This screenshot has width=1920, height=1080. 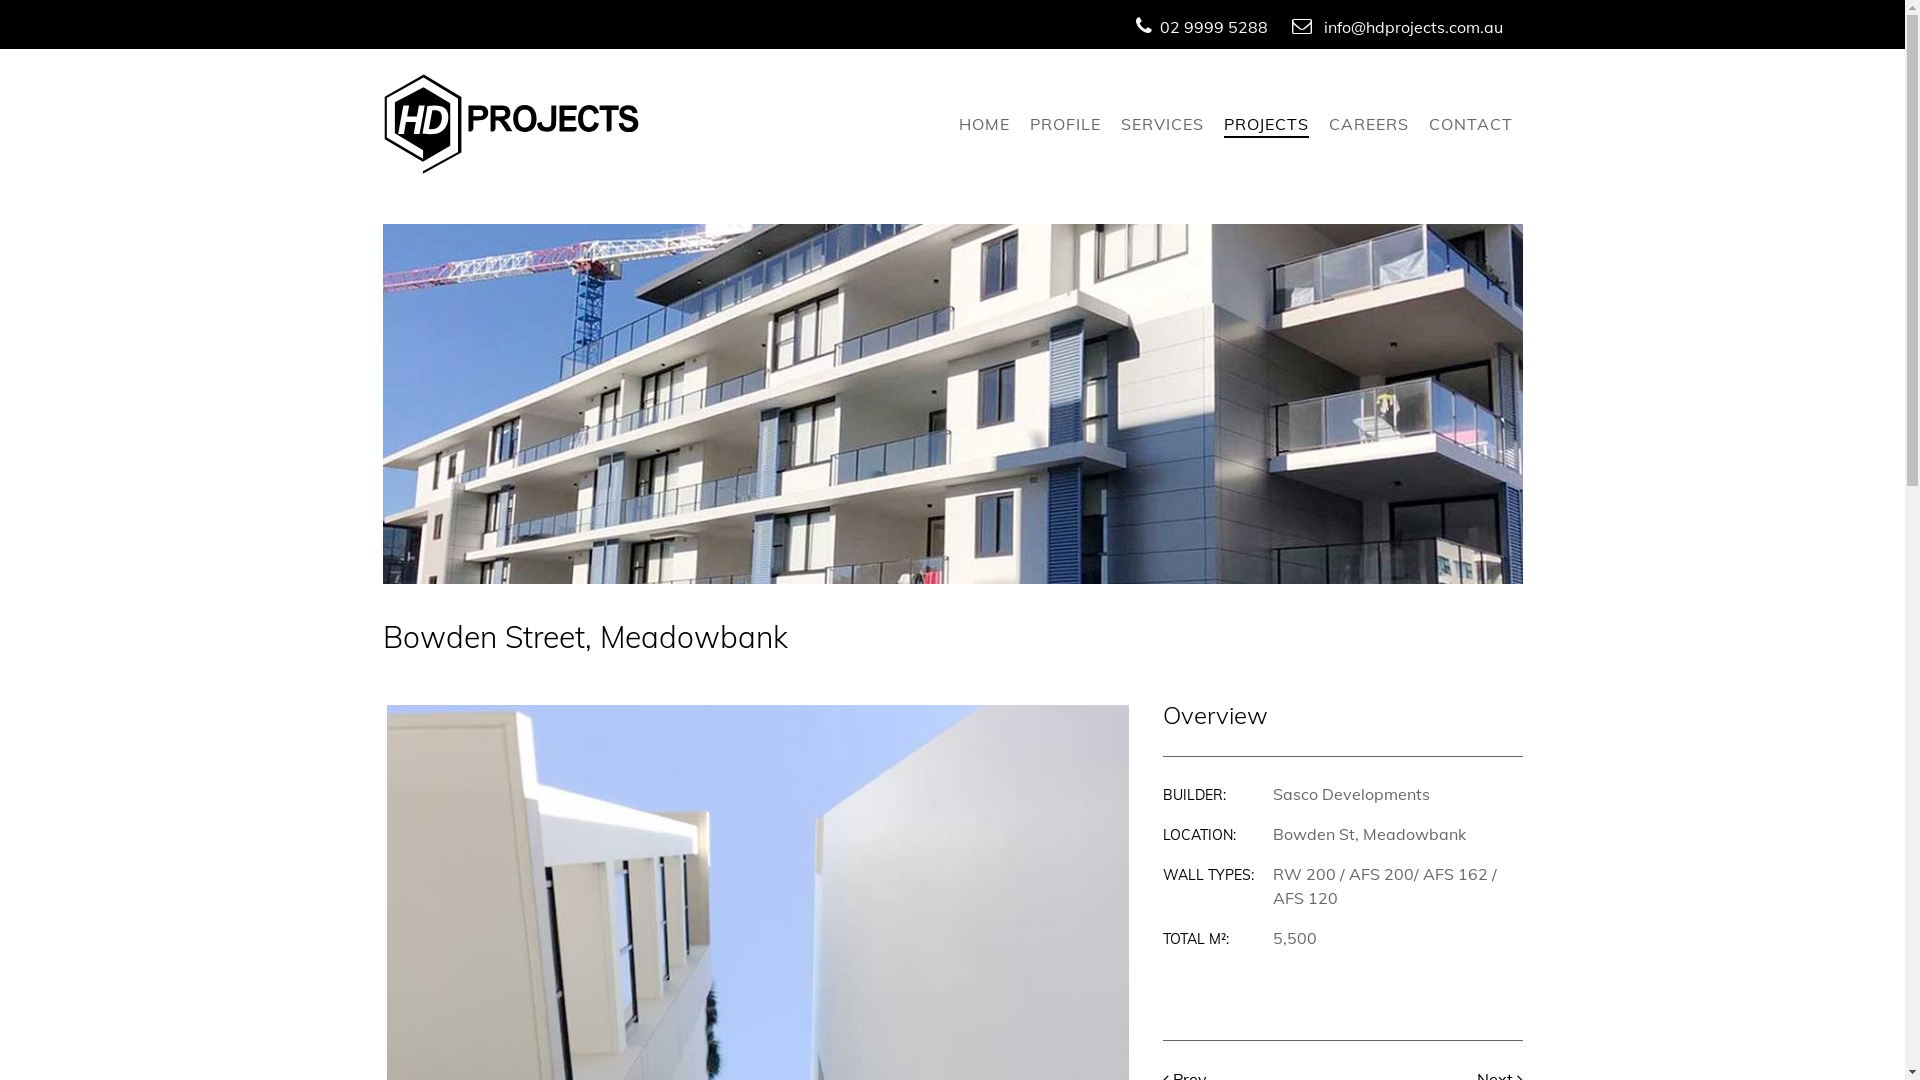 What do you see at coordinates (1367, 125) in the screenshot?
I see `'CAREERS'` at bounding box center [1367, 125].